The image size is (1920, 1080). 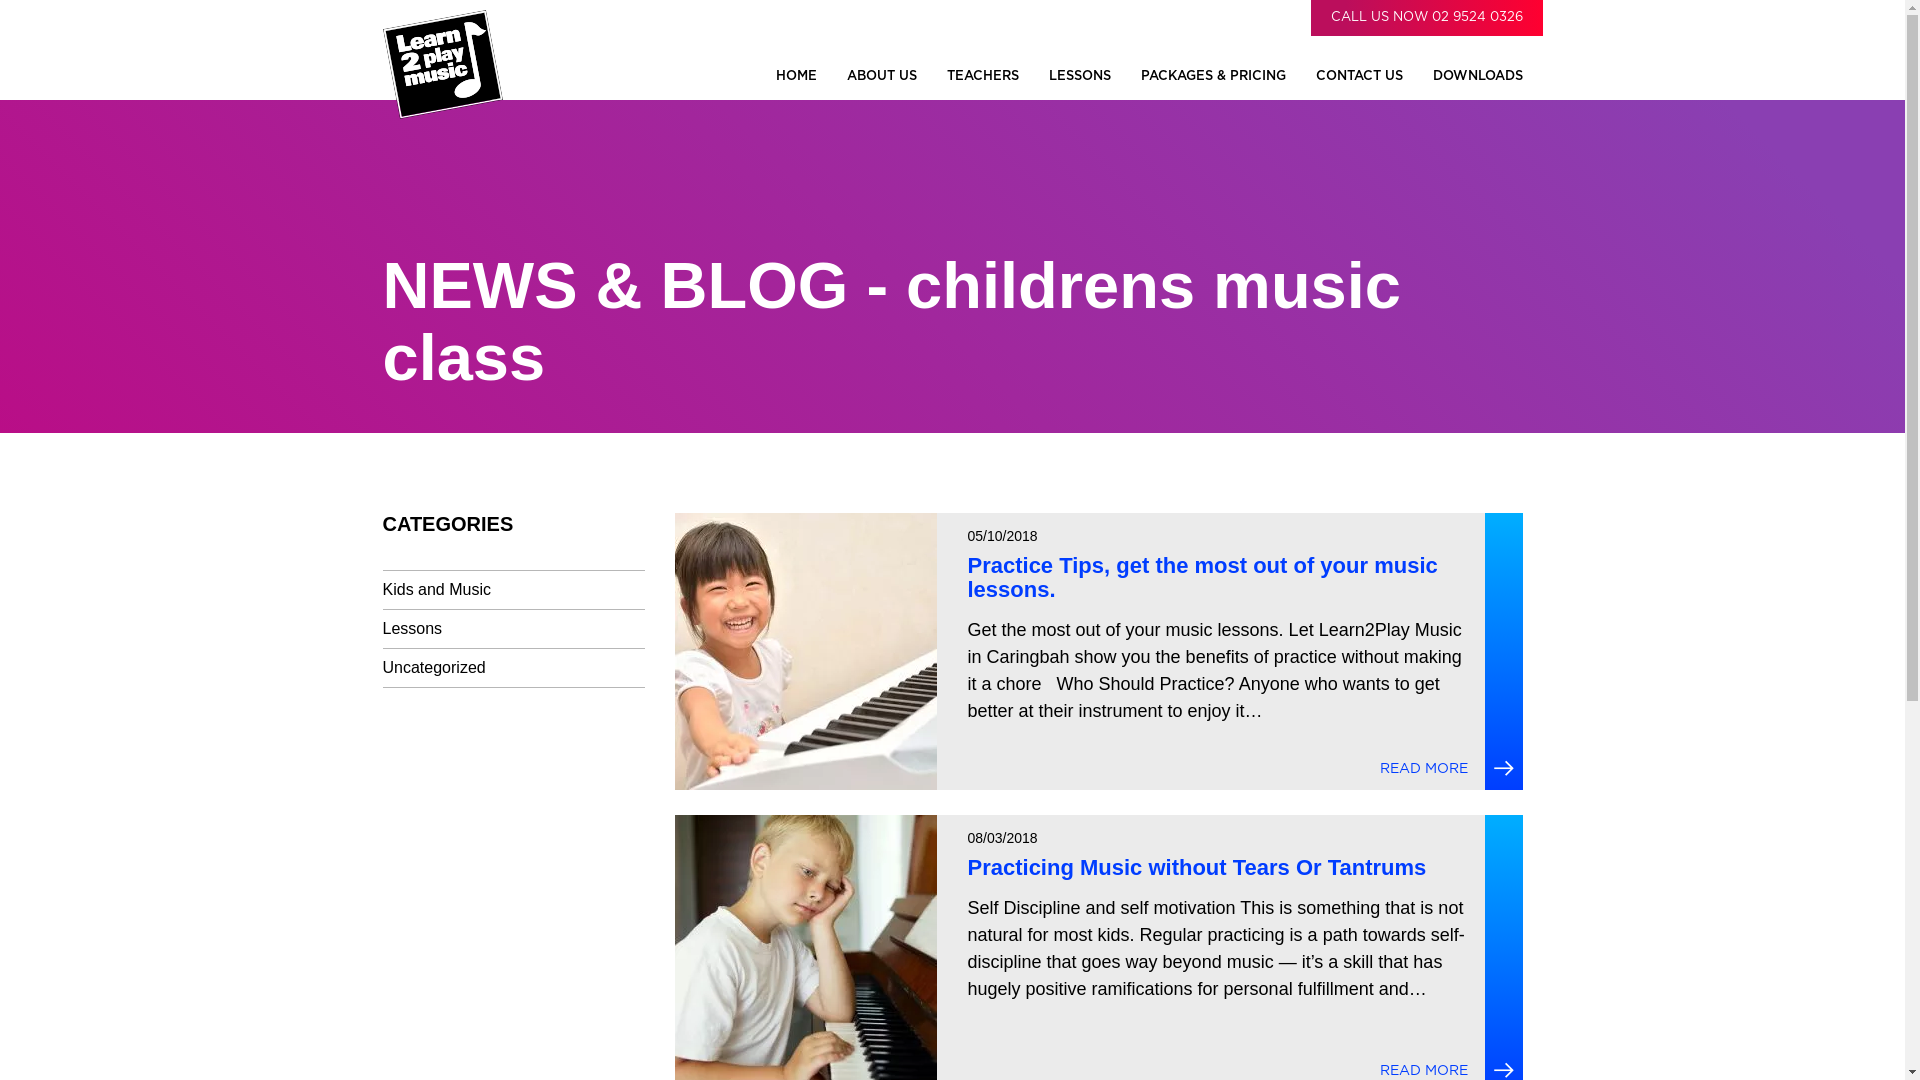 I want to click on 'TEACHERS', so click(x=982, y=75).